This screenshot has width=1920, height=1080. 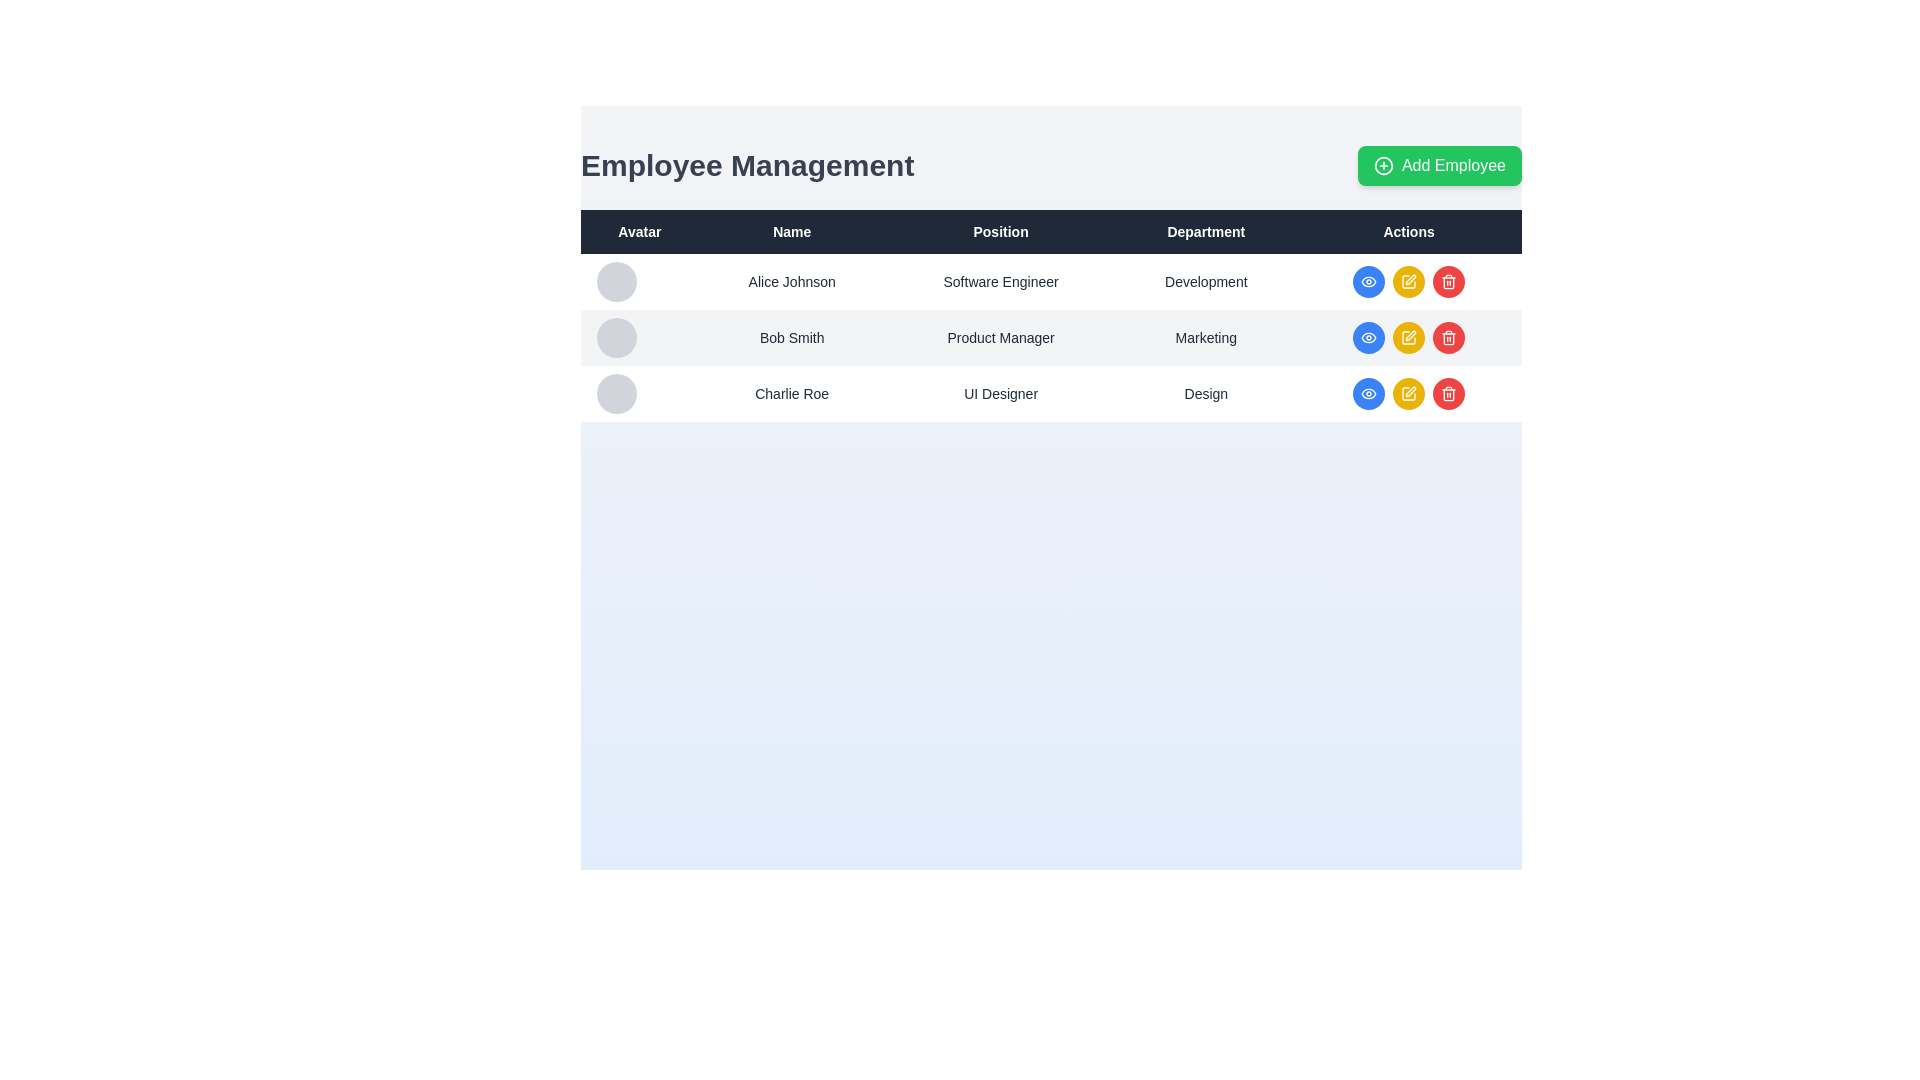 What do you see at coordinates (1449, 337) in the screenshot?
I see `the delete button for 'Charlie Roe', located in the last column under the 'Actions' header, to possibly display a tooltip` at bounding box center [1449, 337].